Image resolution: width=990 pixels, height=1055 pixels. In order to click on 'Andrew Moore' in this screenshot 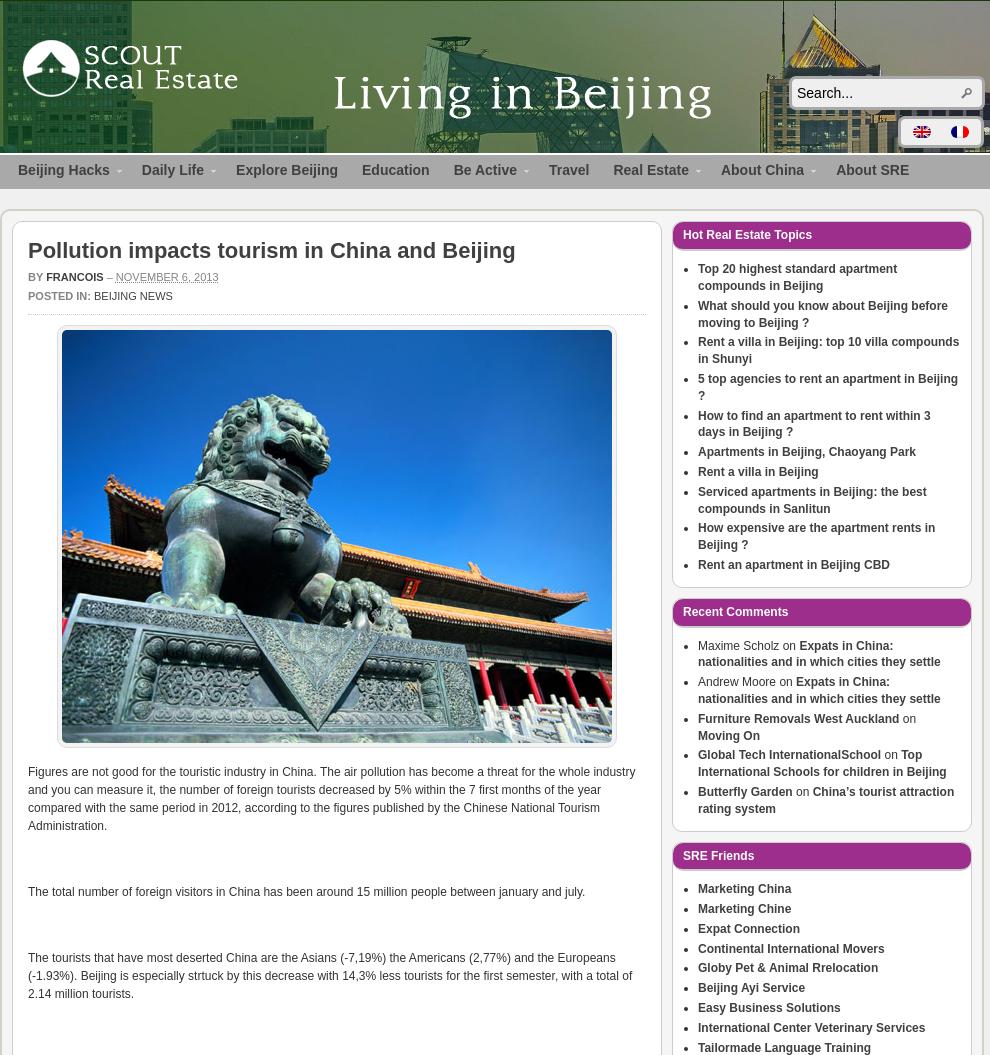, I will do `click(697, 680)`.